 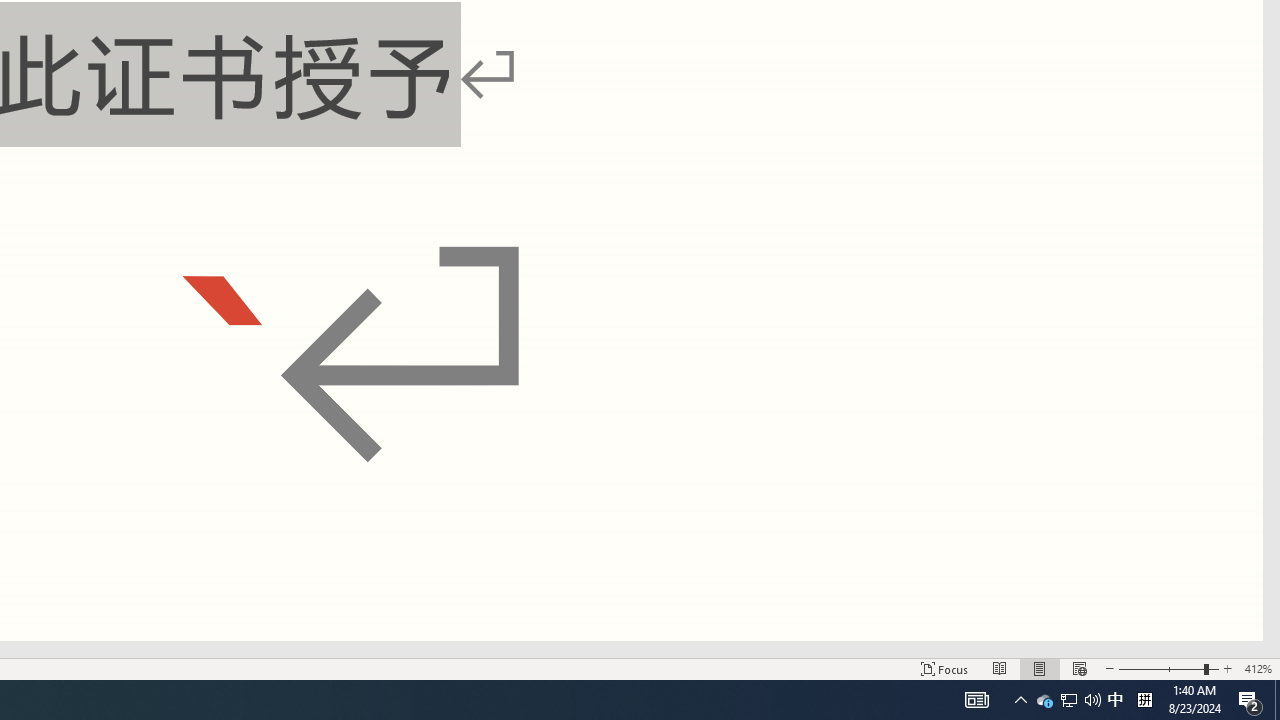 I want to click on 'Focus ', so click(x=943, y=669).